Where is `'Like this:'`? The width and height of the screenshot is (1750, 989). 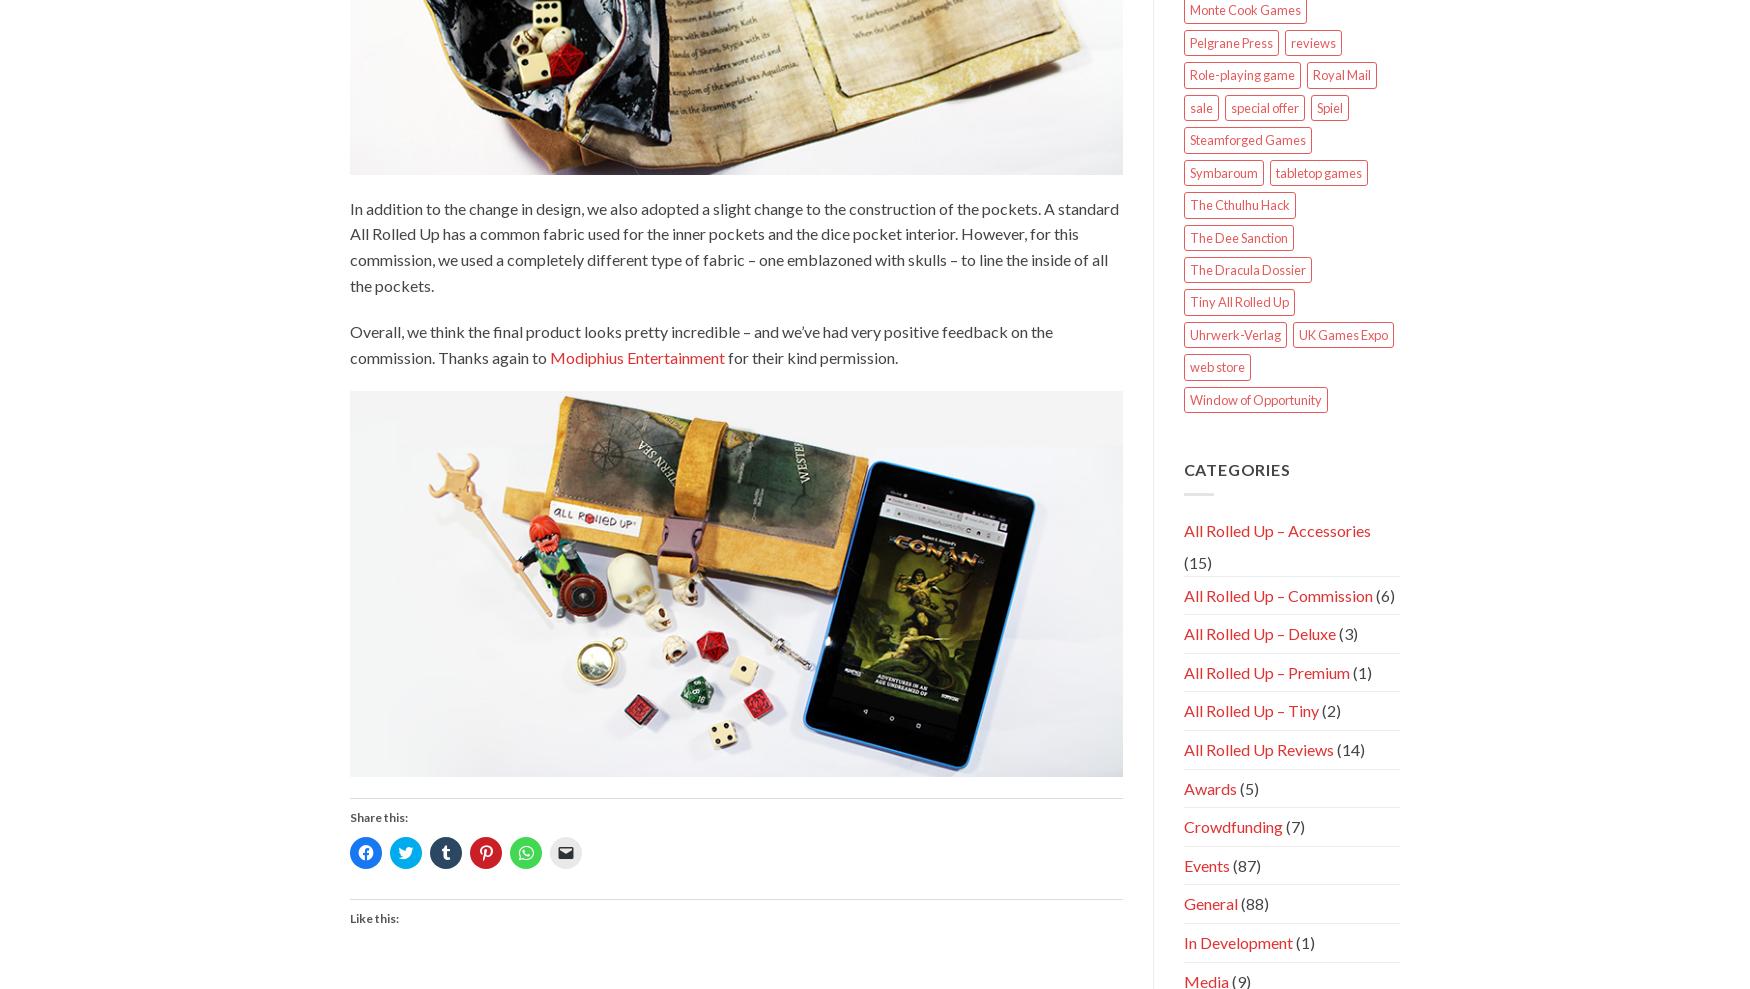
'Like this:' is located at coordinates (374, 917).